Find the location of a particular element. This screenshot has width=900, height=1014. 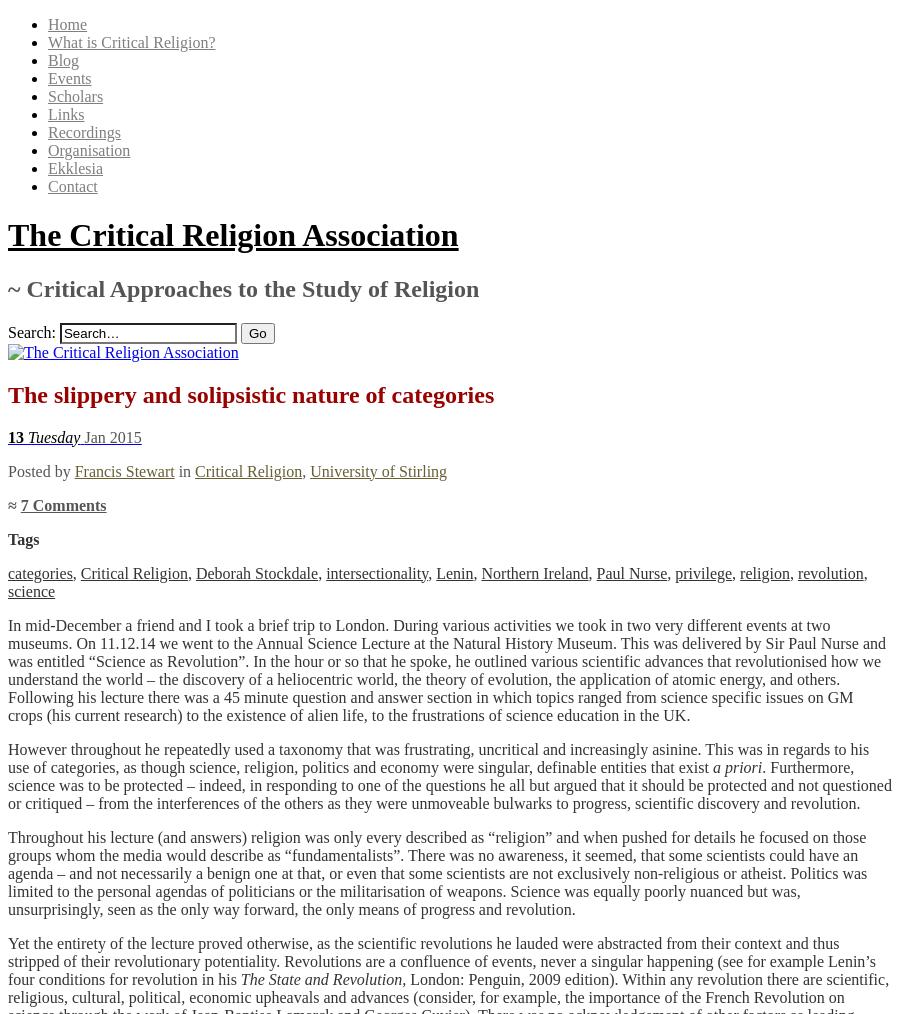

'Northern Ireland' is located at coordinates (533, 571).